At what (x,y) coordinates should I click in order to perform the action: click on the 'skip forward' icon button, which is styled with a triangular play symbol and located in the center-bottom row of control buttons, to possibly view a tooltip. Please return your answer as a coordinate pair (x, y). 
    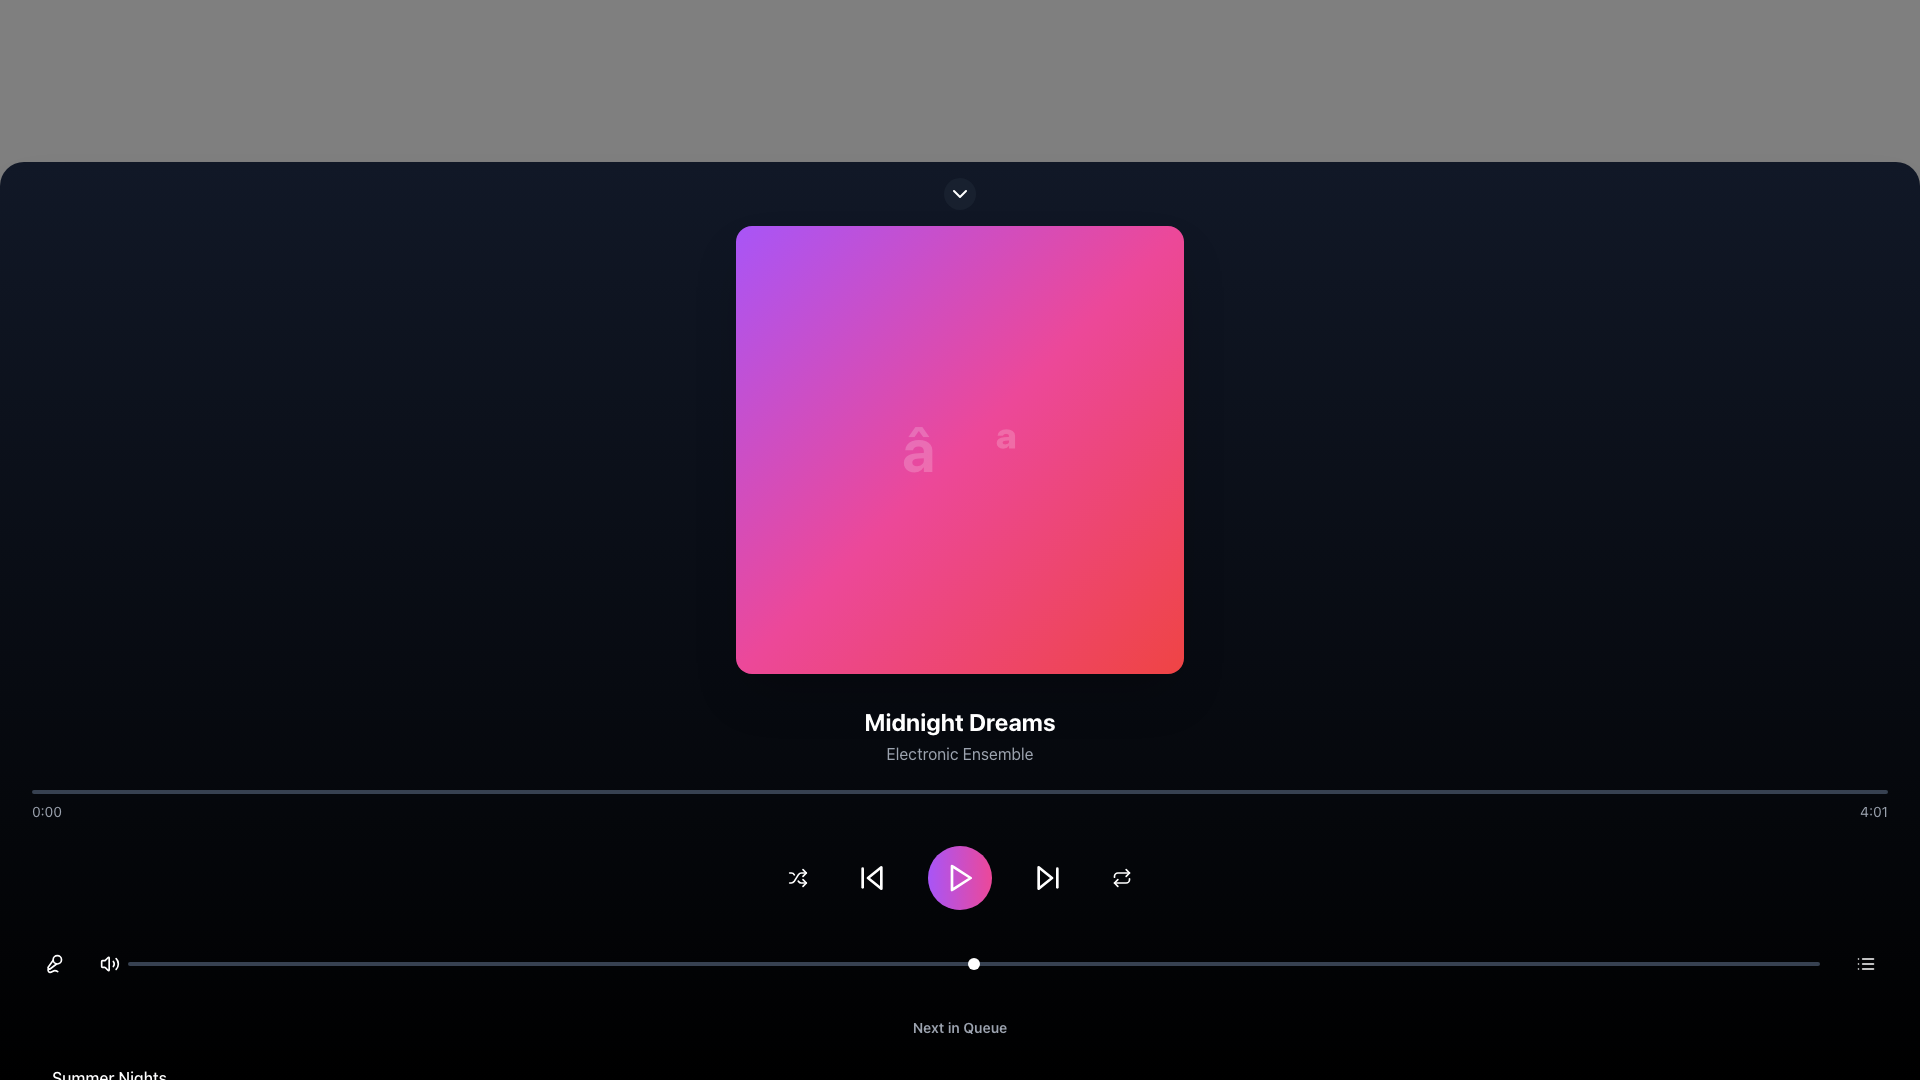
    Looking at the image, I should click on (1046, 877).